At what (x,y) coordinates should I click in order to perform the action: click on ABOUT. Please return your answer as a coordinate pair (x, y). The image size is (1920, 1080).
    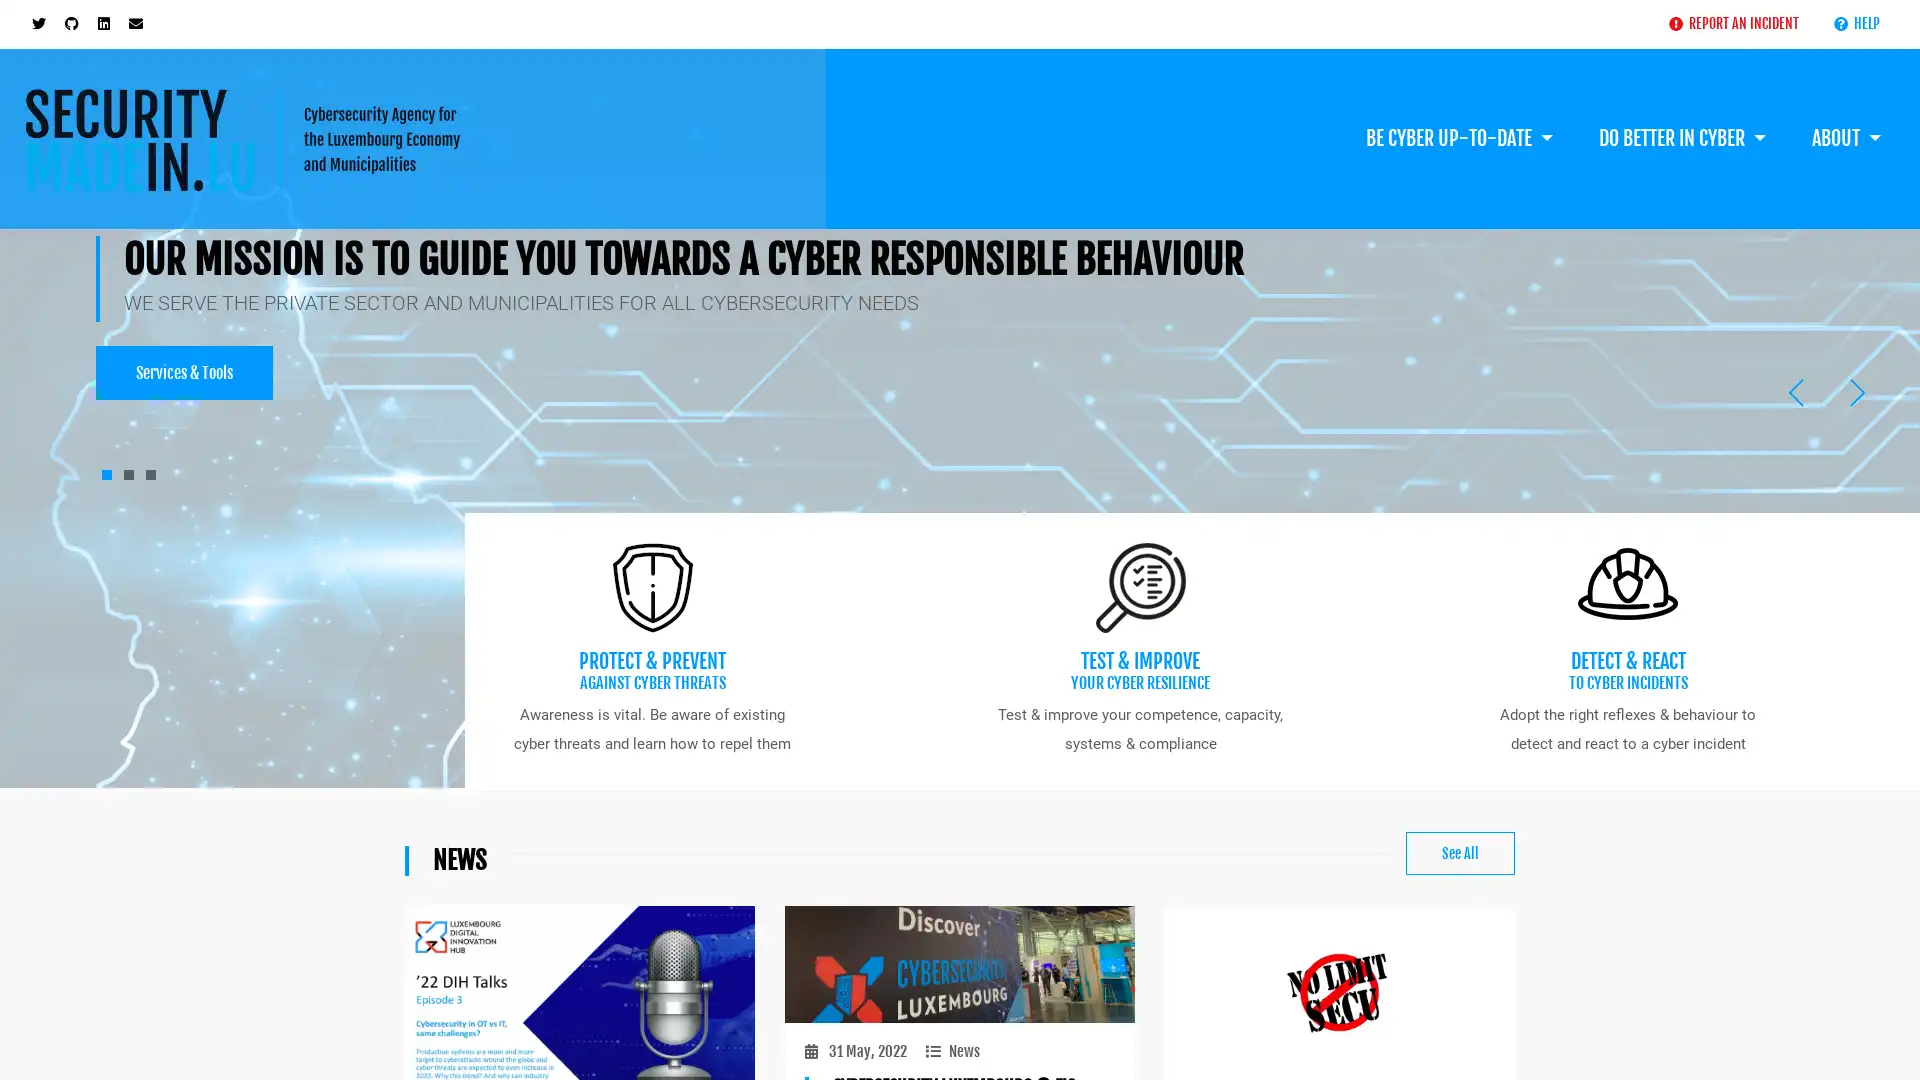
    Looking at the image, I should click on (1845, 108).